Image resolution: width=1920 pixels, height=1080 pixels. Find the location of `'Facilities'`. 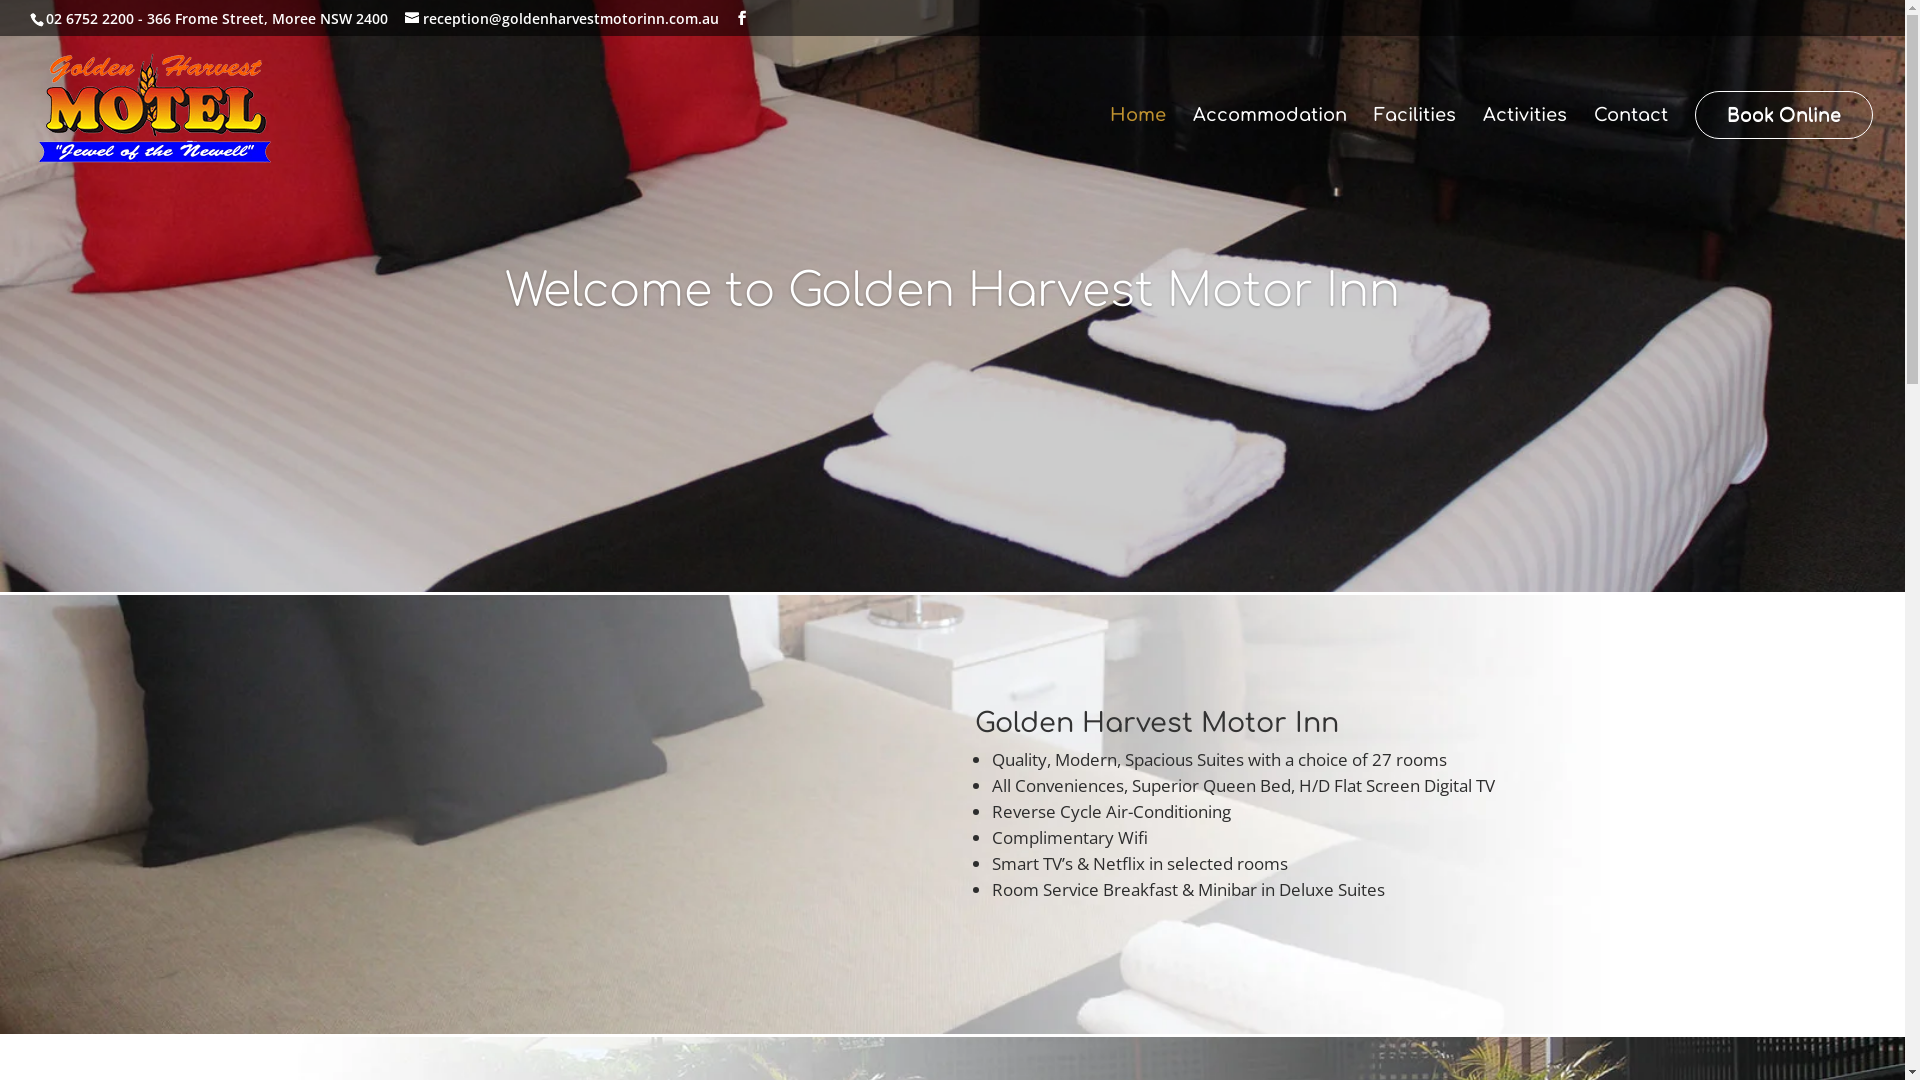

'Facilities' is located at coordinates (1414, 141).